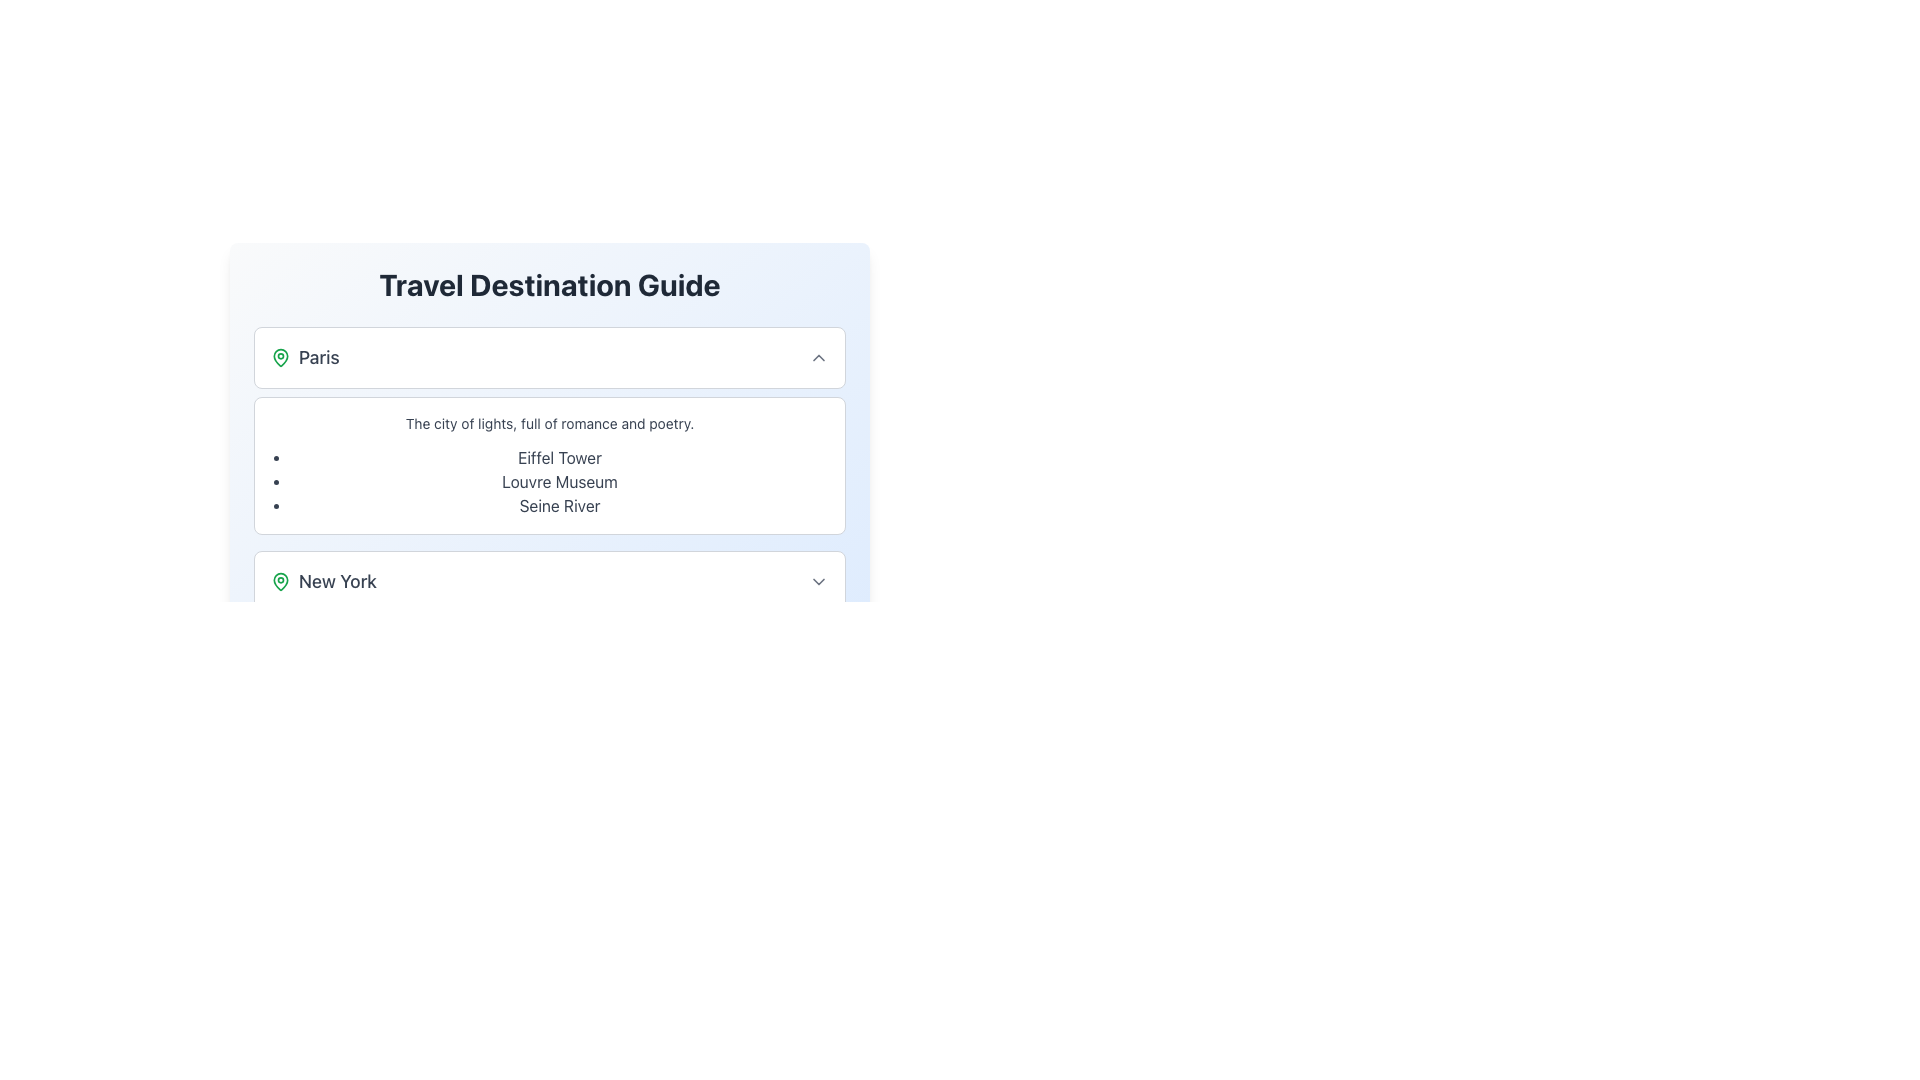  Describe the element at coordinates (560, 504) in the screenshot. I see `the Static Text element displaying 'Seine River', which is the third item in the vertical list under 'Travel Destination Guide' and above the section divider` at that location.